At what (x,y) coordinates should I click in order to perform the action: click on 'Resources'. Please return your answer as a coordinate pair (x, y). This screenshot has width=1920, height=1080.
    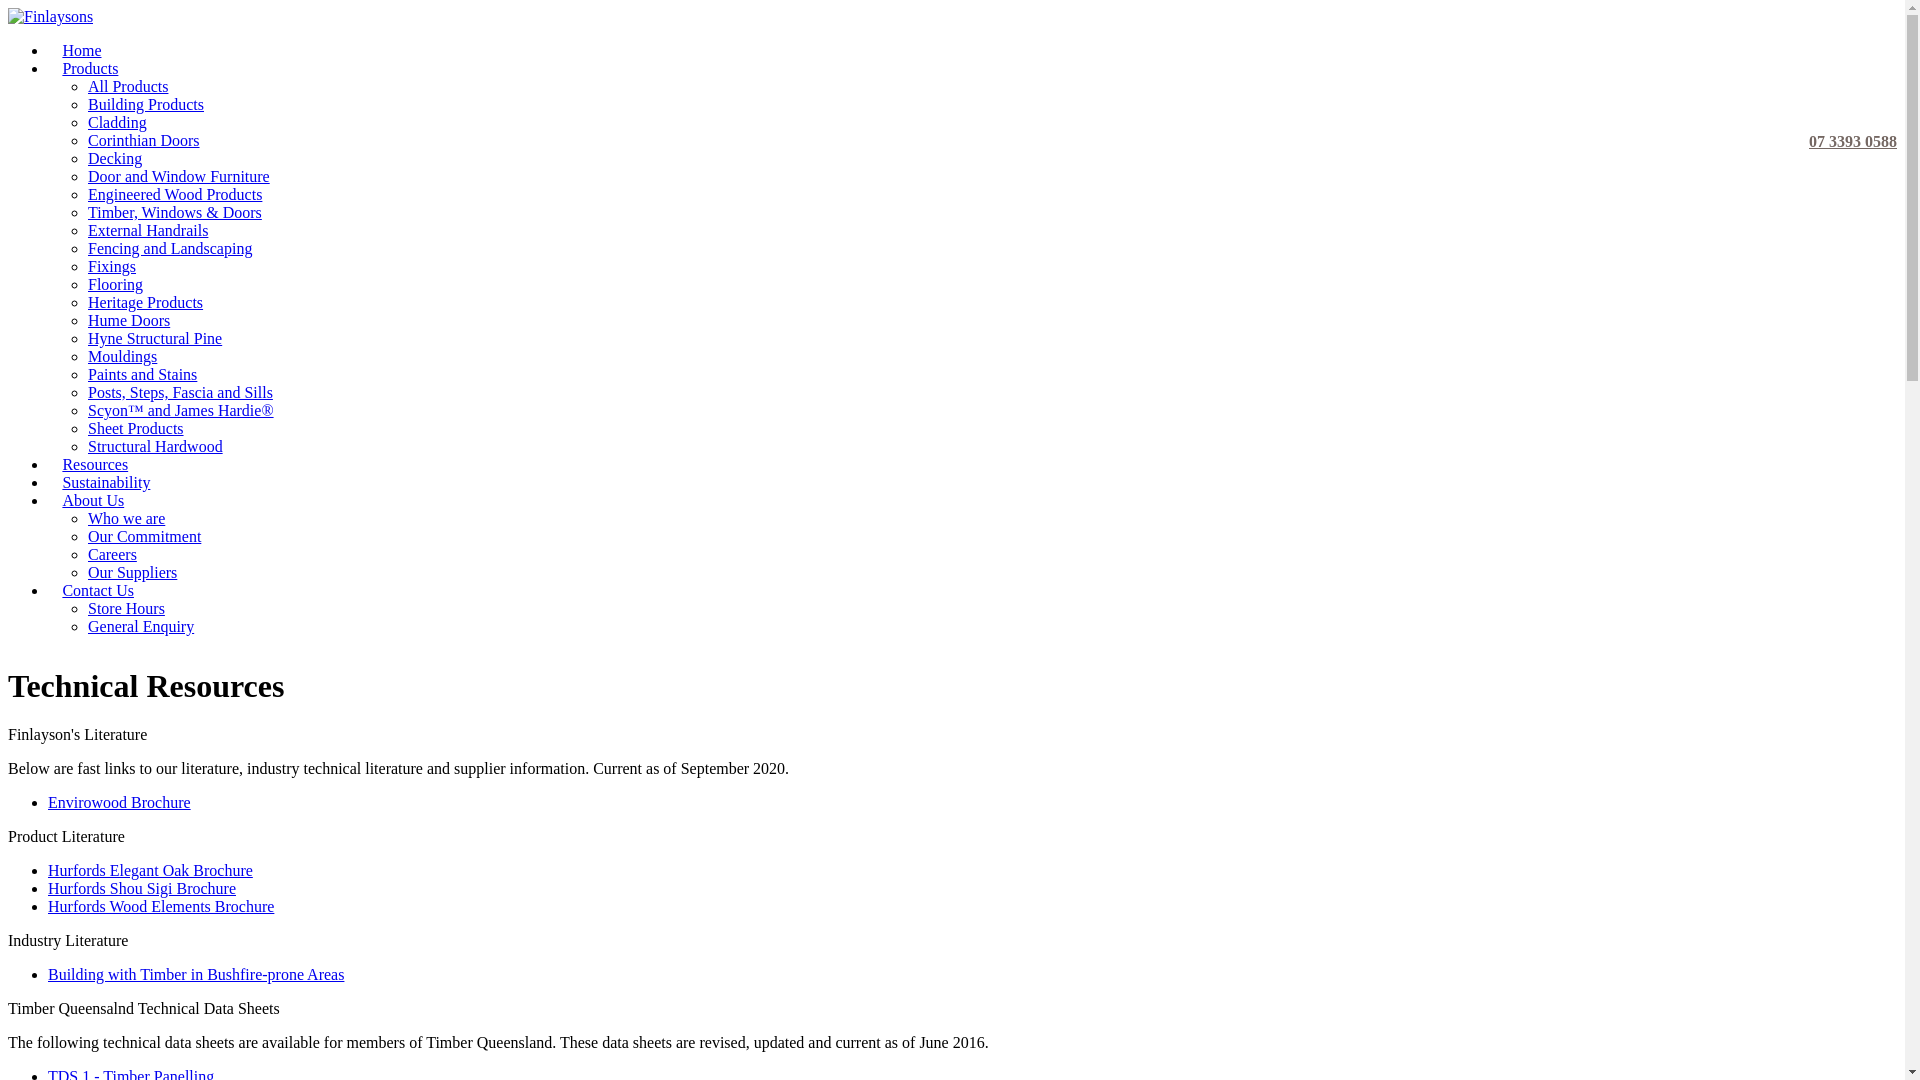
    Looking at the image, I should click on (94, 464).